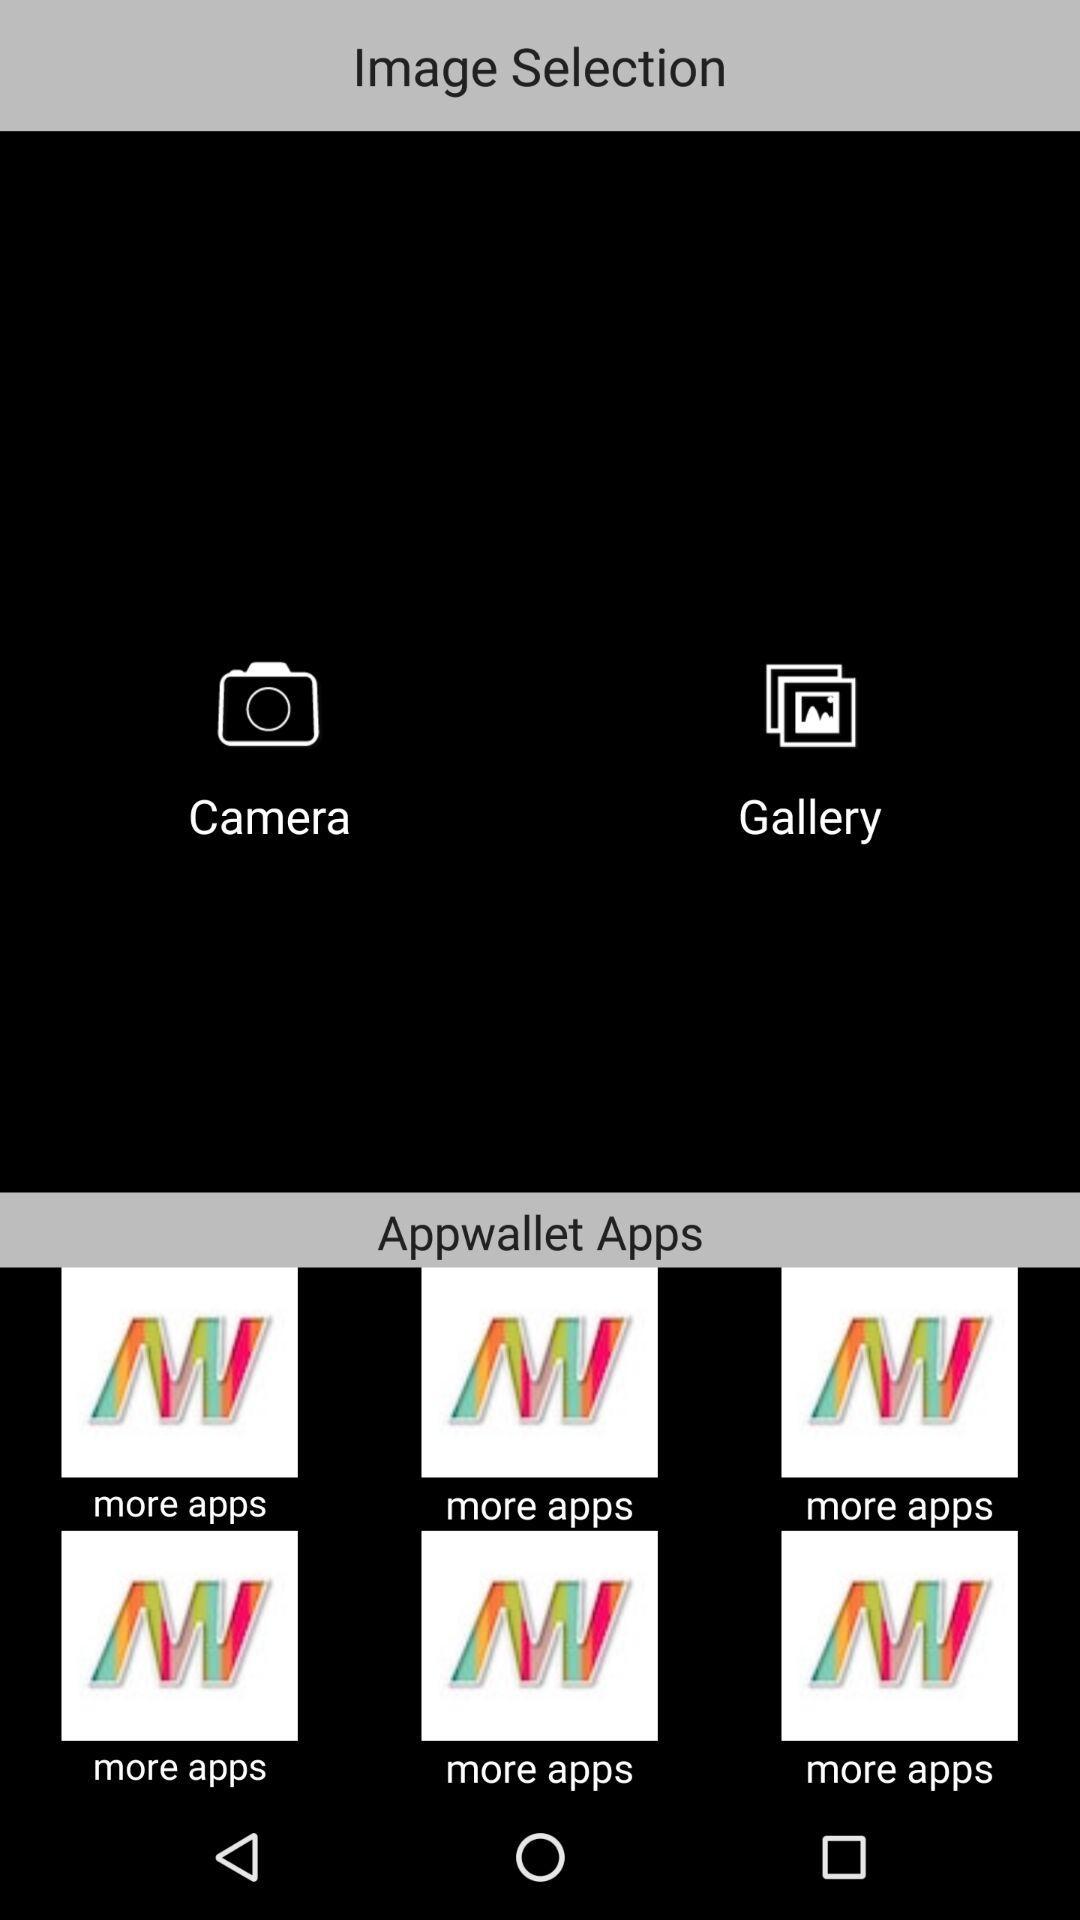 The width and height of the screenshot is (1080, 1920). Describe the element at coordinates (270, 705) in the screenshot. I see `the photo icon` at that location.